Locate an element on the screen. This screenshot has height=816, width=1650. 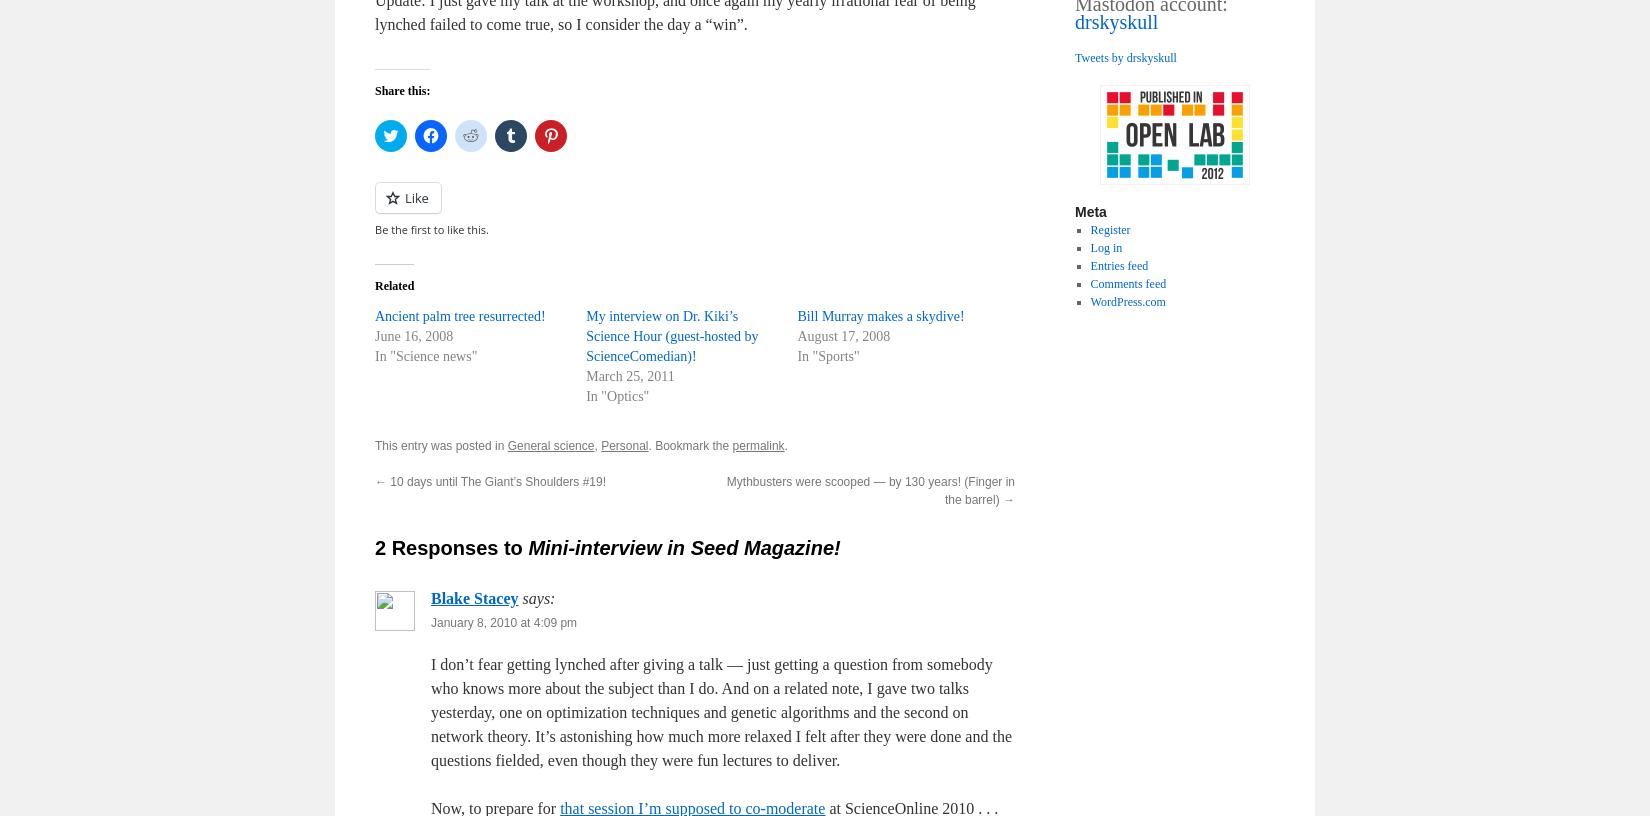
'Tweets by drskyskull' is located at coordinates (1125, 57).